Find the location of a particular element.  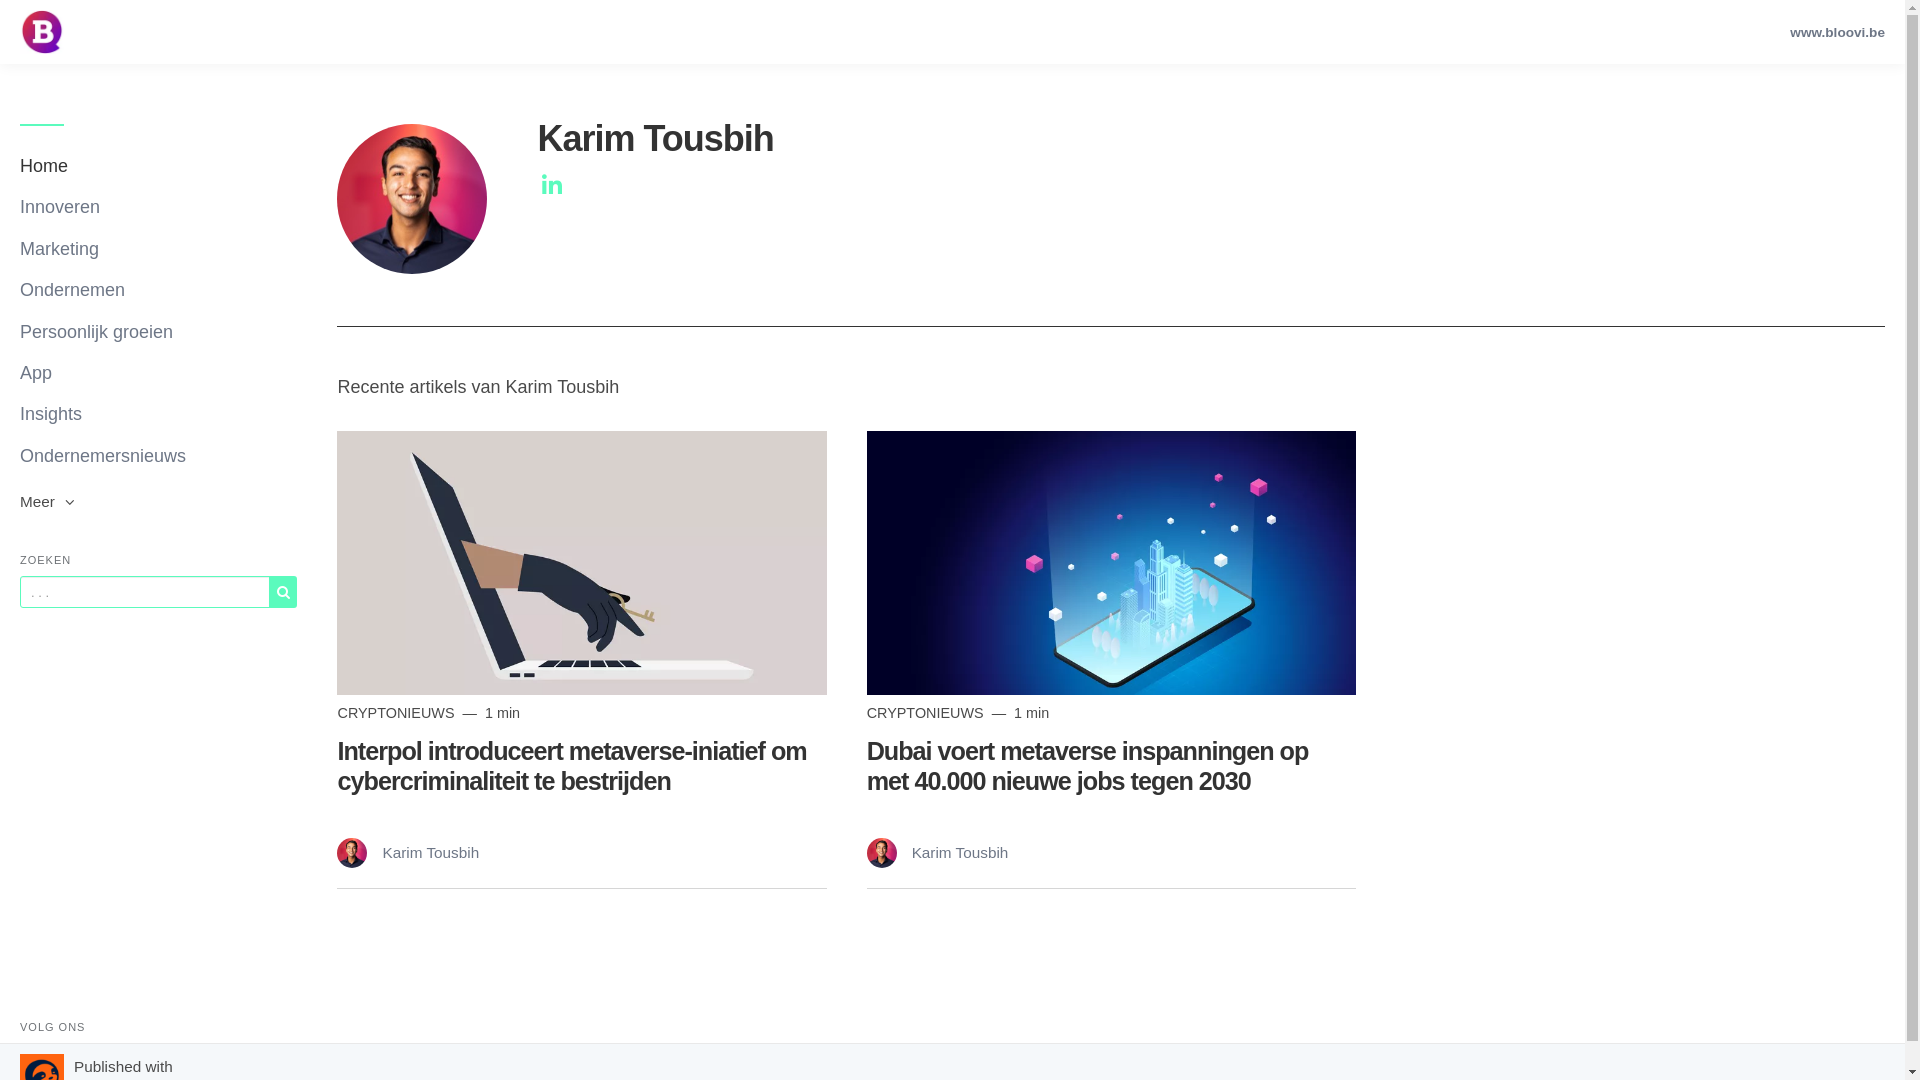

'Innoveren' is located at coordinates (19, 207).